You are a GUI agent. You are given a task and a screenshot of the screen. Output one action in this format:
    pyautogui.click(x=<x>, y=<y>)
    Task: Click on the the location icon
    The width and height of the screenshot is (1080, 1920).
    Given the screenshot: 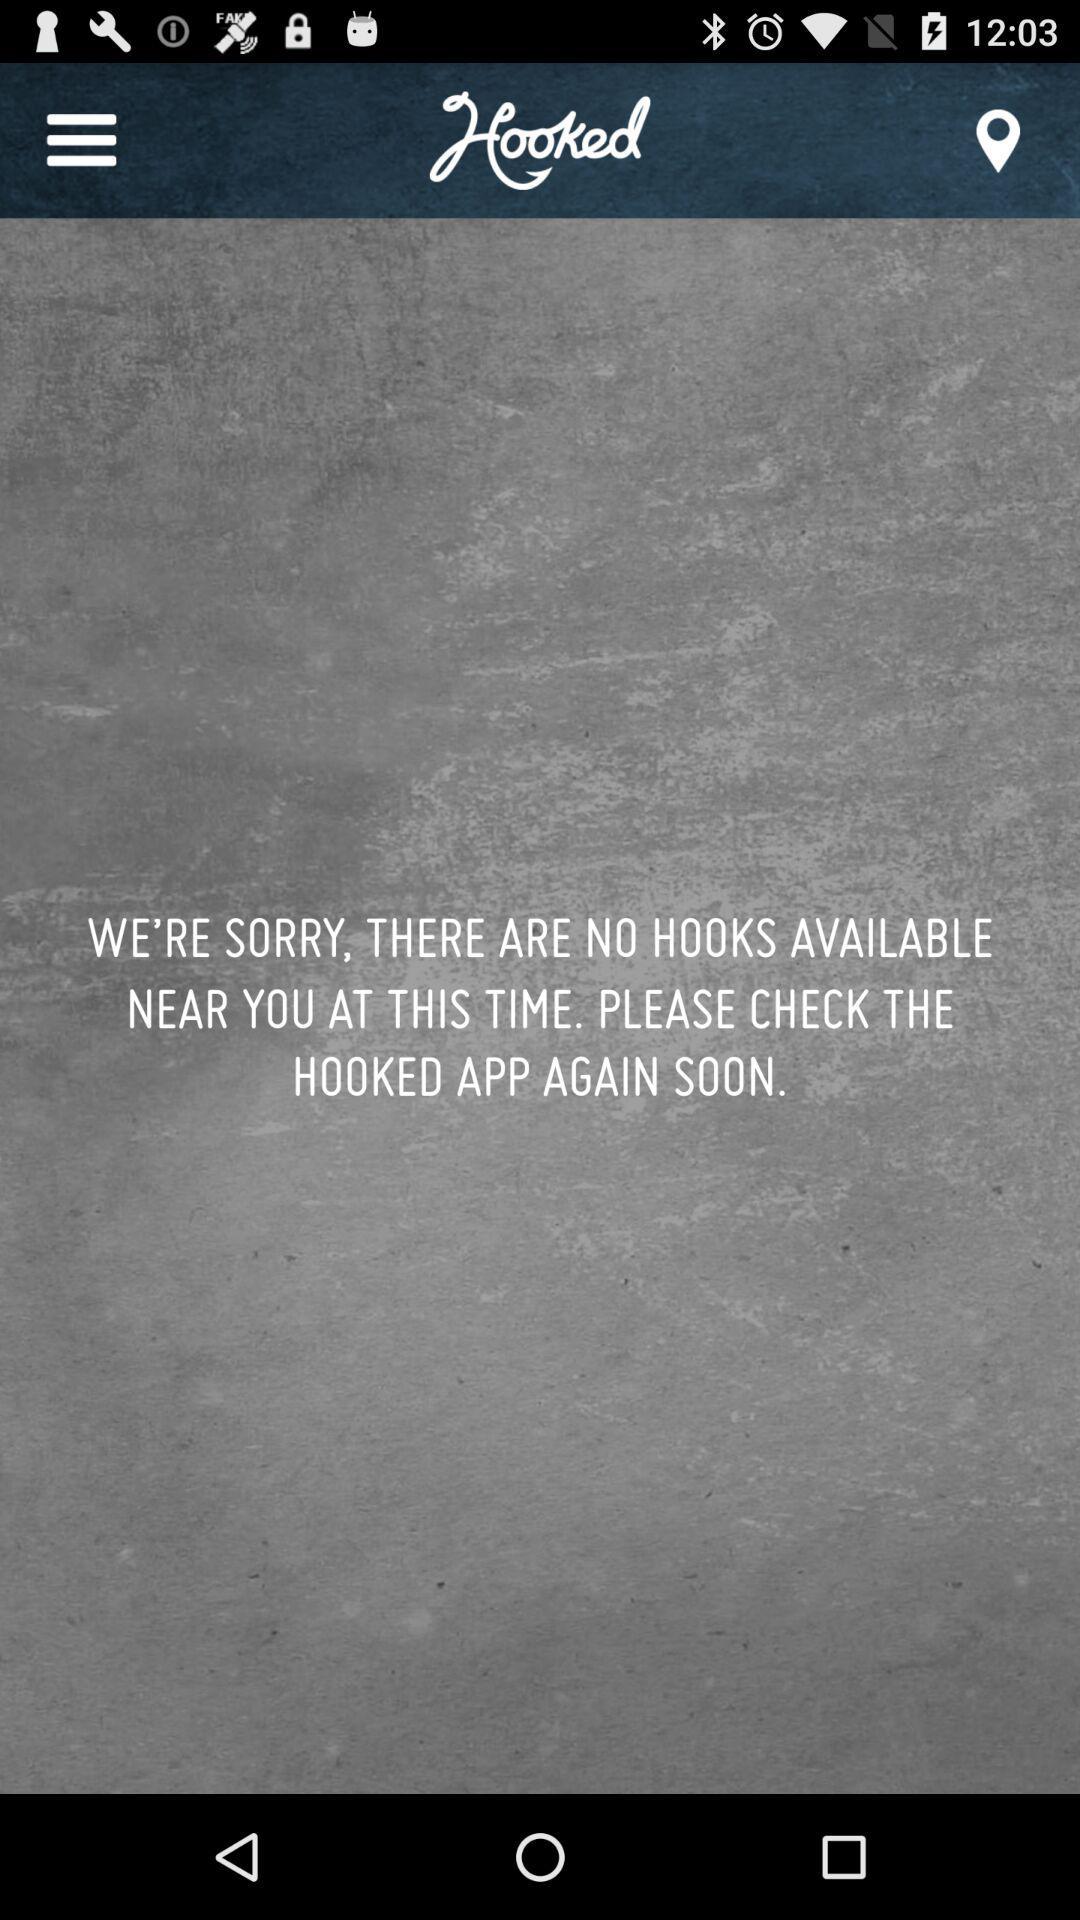 What is the action you would take?
    pyautogui.click(x=998, y=149)
    